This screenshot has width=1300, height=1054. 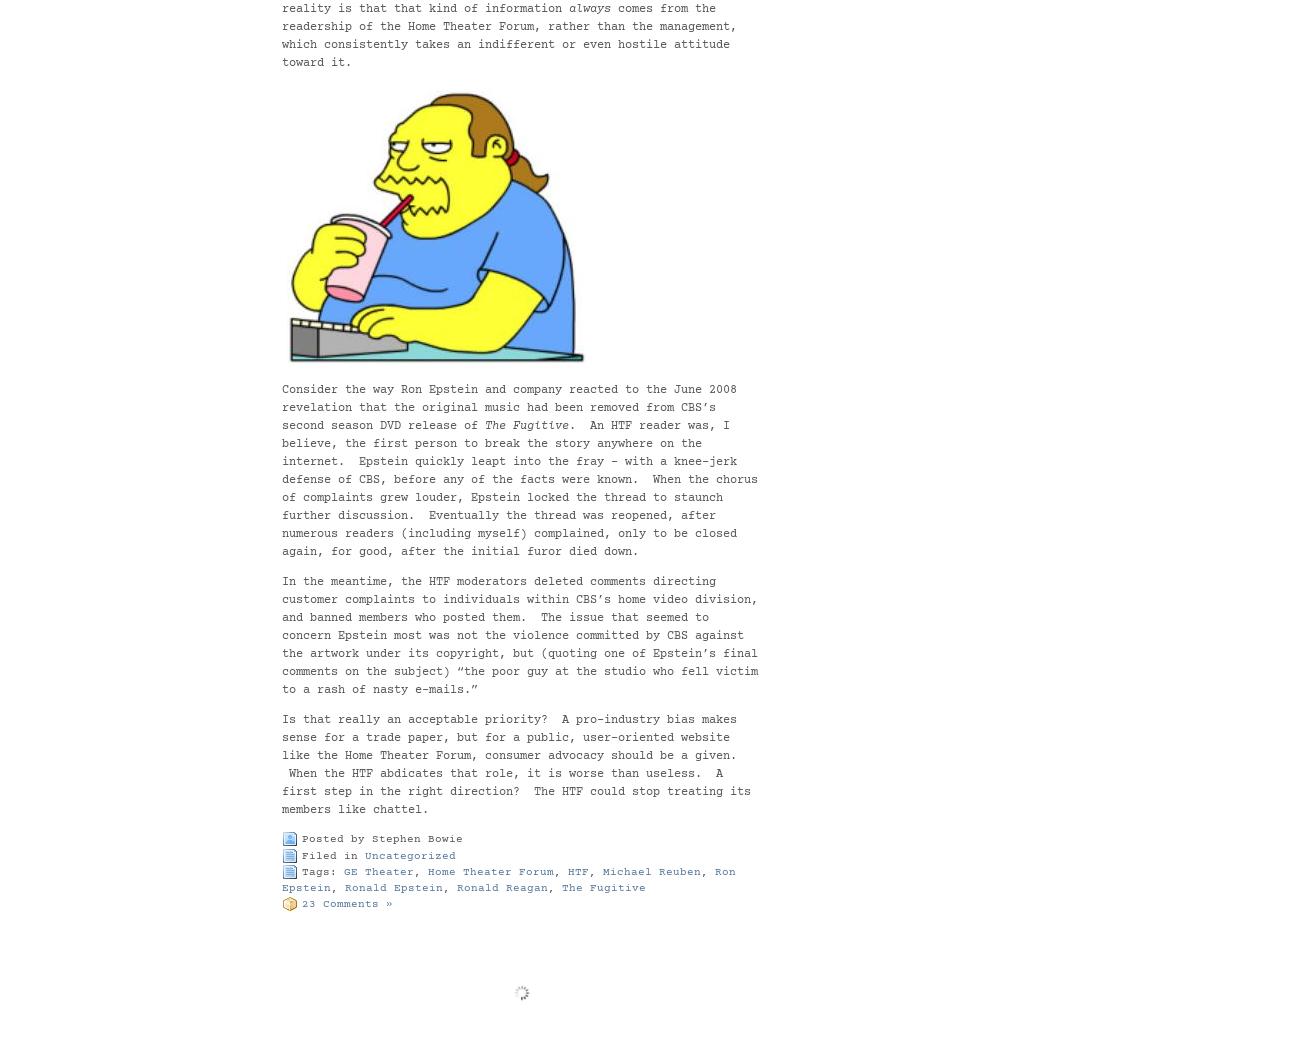 What do you see at coordinates (516, 765) in the screenshot?
I see `'Is that really an acceptable priority?  A pro-industry bias makes sense for a trade paper, but for a public, user-oriented website like the Home Theater Forum, consumer advocacy should be a given.  When the HTF abdicates that role, it is worse than useless.  A first step in the right direction?  The HTF could stop treating its members like chattel.'` at bounding box center [516, 765].